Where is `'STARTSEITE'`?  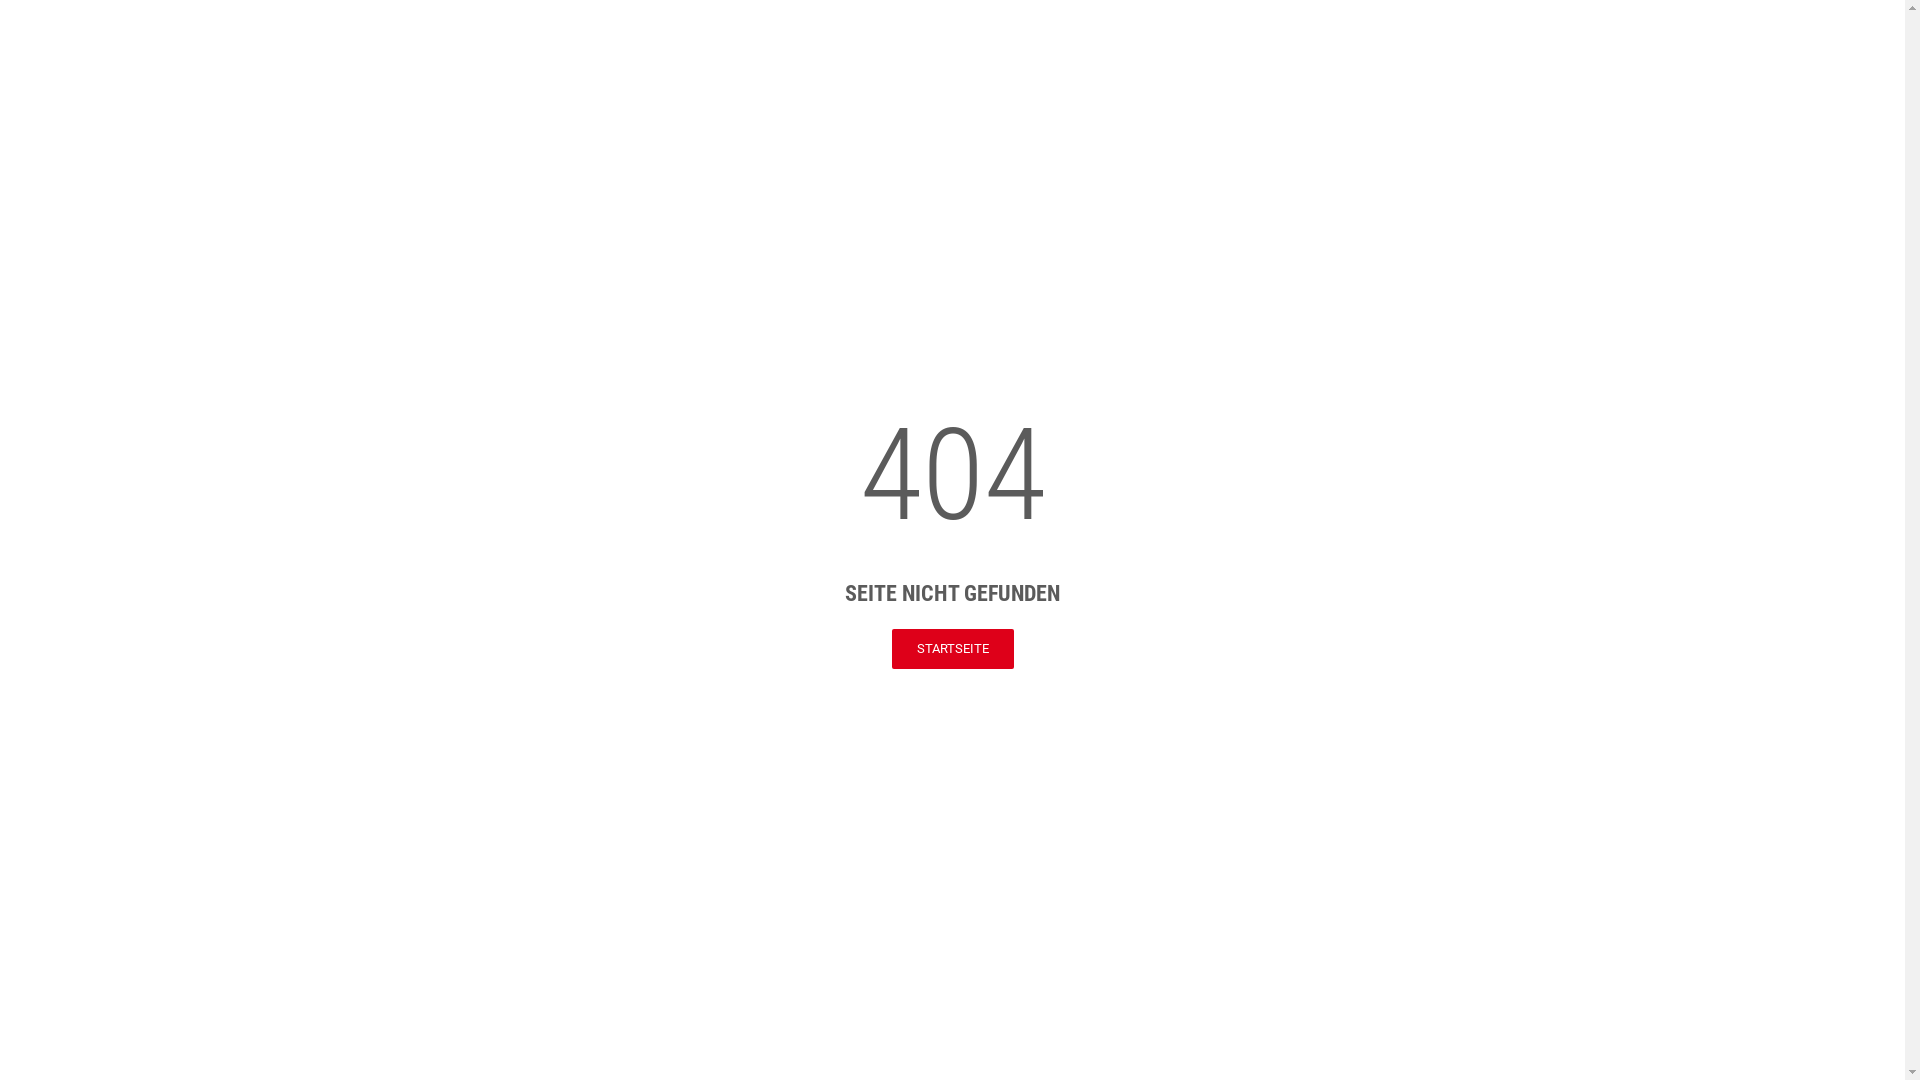 'STARTSEITE' is located at coordinates (952, 648).